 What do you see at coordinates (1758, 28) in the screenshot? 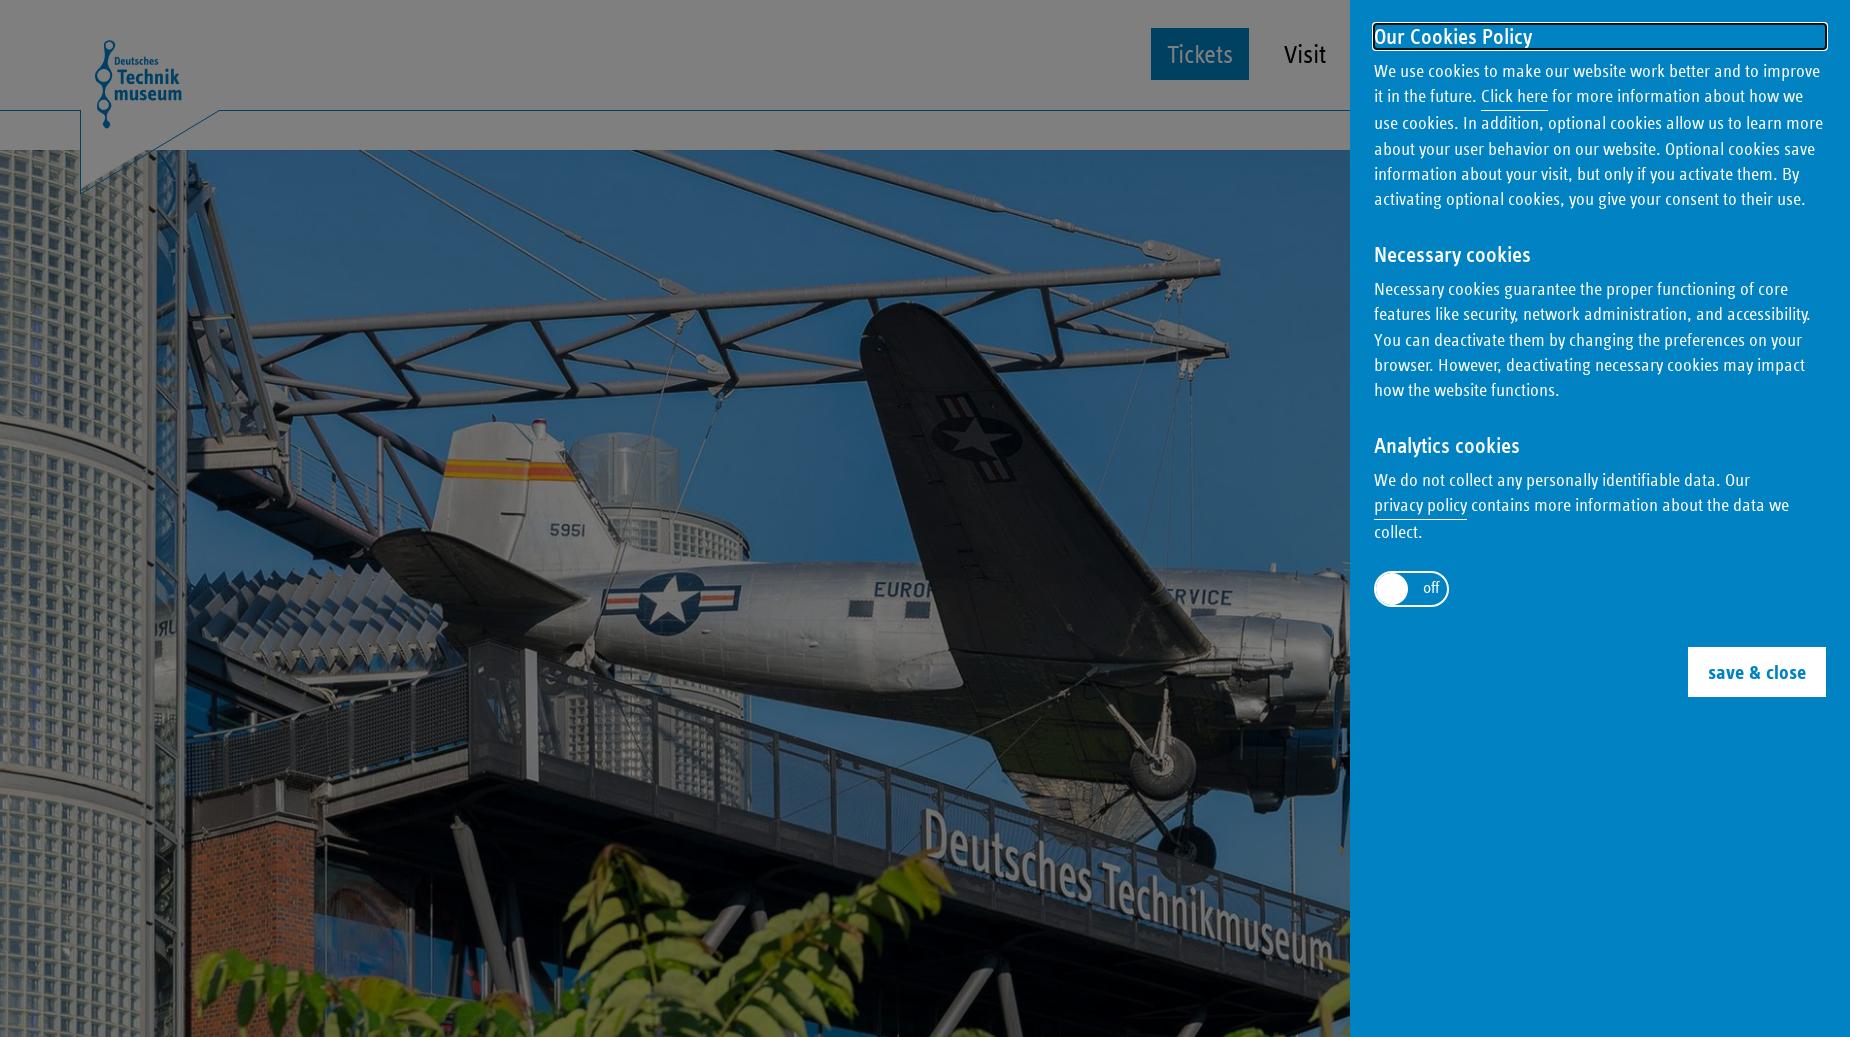
I see `'EN'` at bounding box center [1758, 28].